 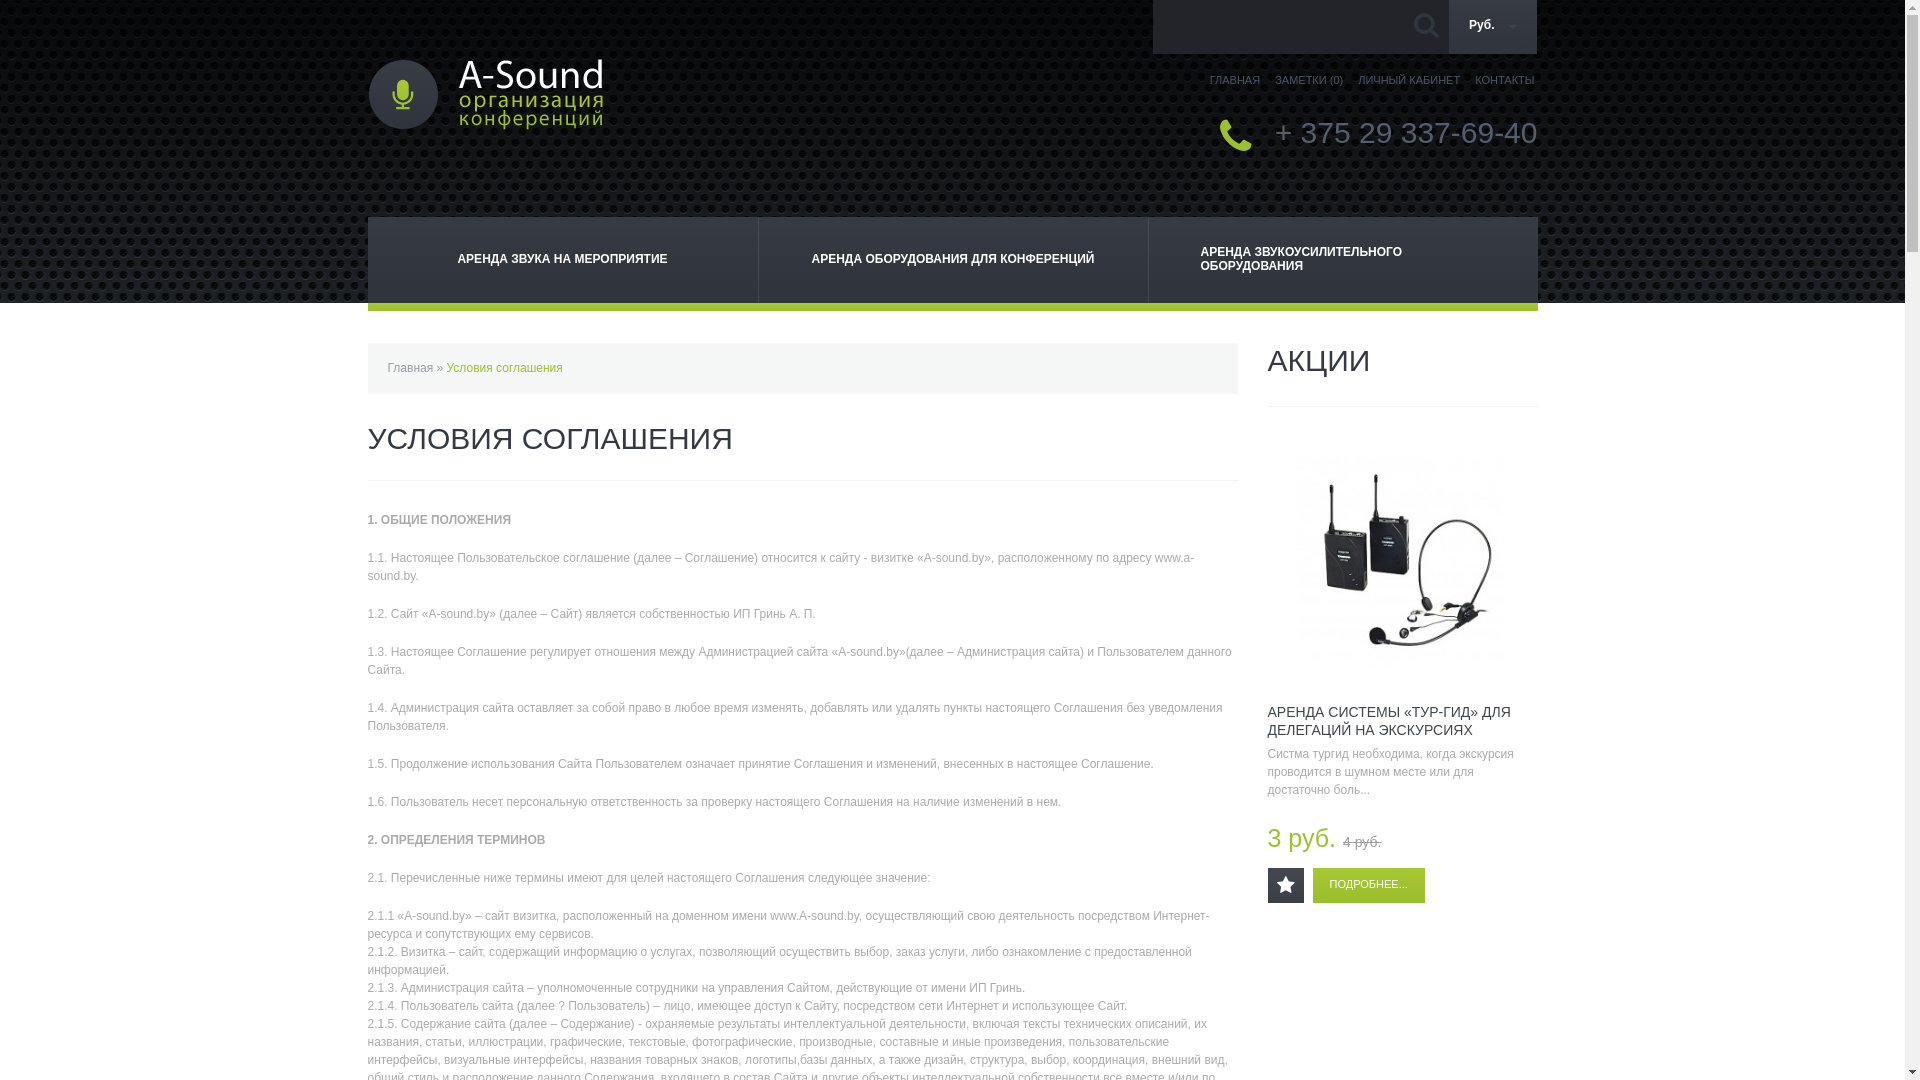 I want to click on 'A-Sound', so click(x=485, y=94).